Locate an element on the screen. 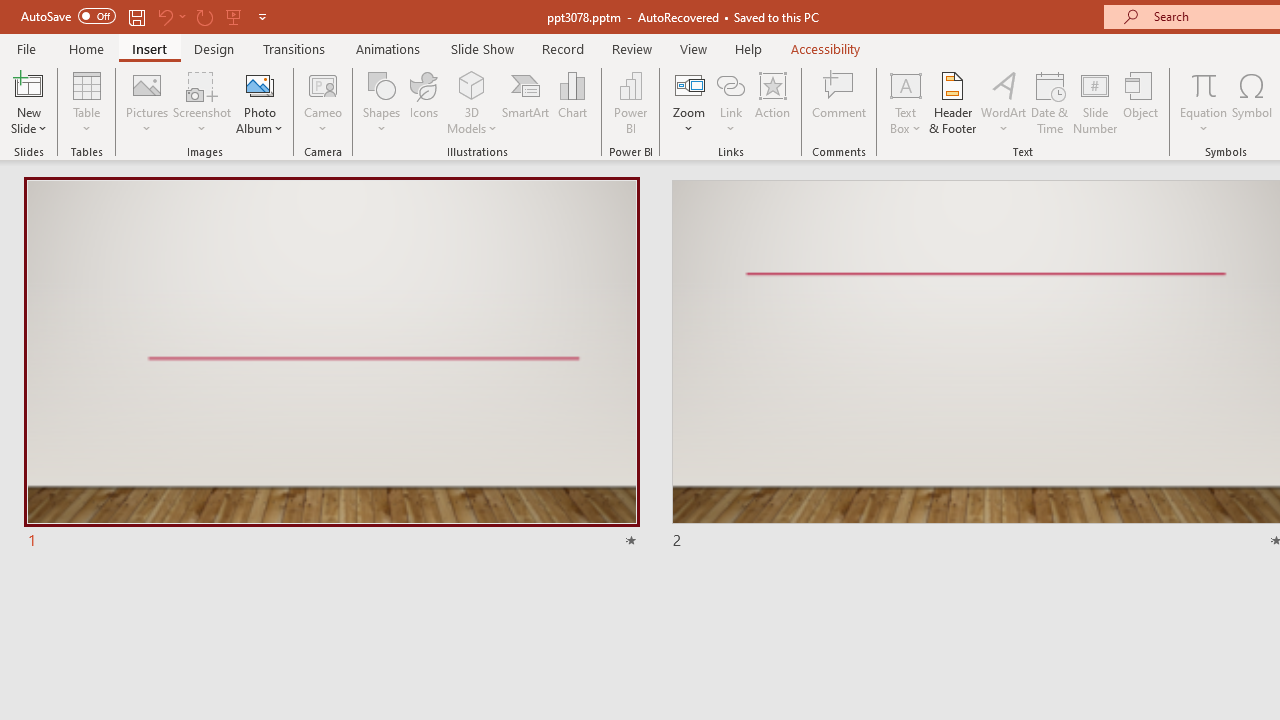 This screenshot has height=720, width=1280. 'Cameo' is located at coordinates (323, 103).